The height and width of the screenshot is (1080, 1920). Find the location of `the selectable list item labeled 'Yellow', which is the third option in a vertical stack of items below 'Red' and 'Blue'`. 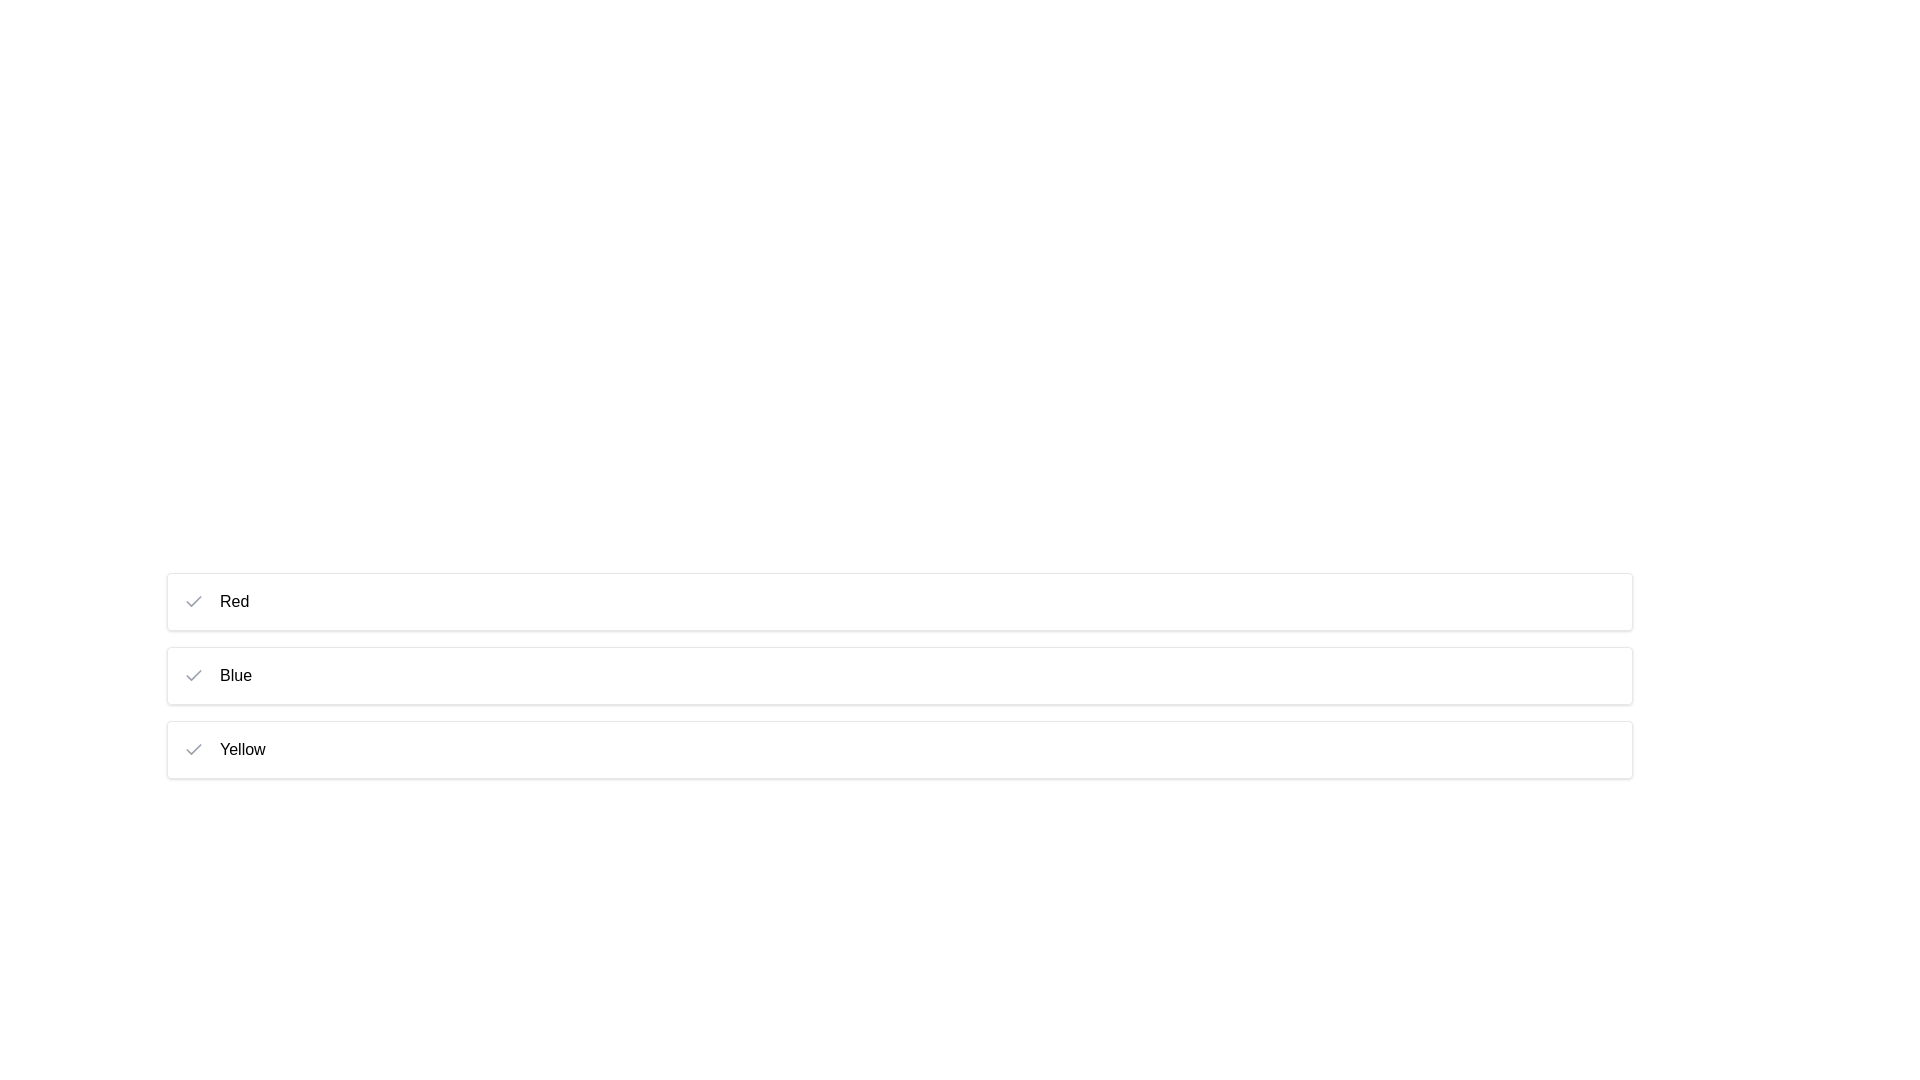

the selectable list item labeled 'Yellow', which is the third option in a vertical stack of items below 'Red' and 'Blue' is located at coordinates (899, 749).